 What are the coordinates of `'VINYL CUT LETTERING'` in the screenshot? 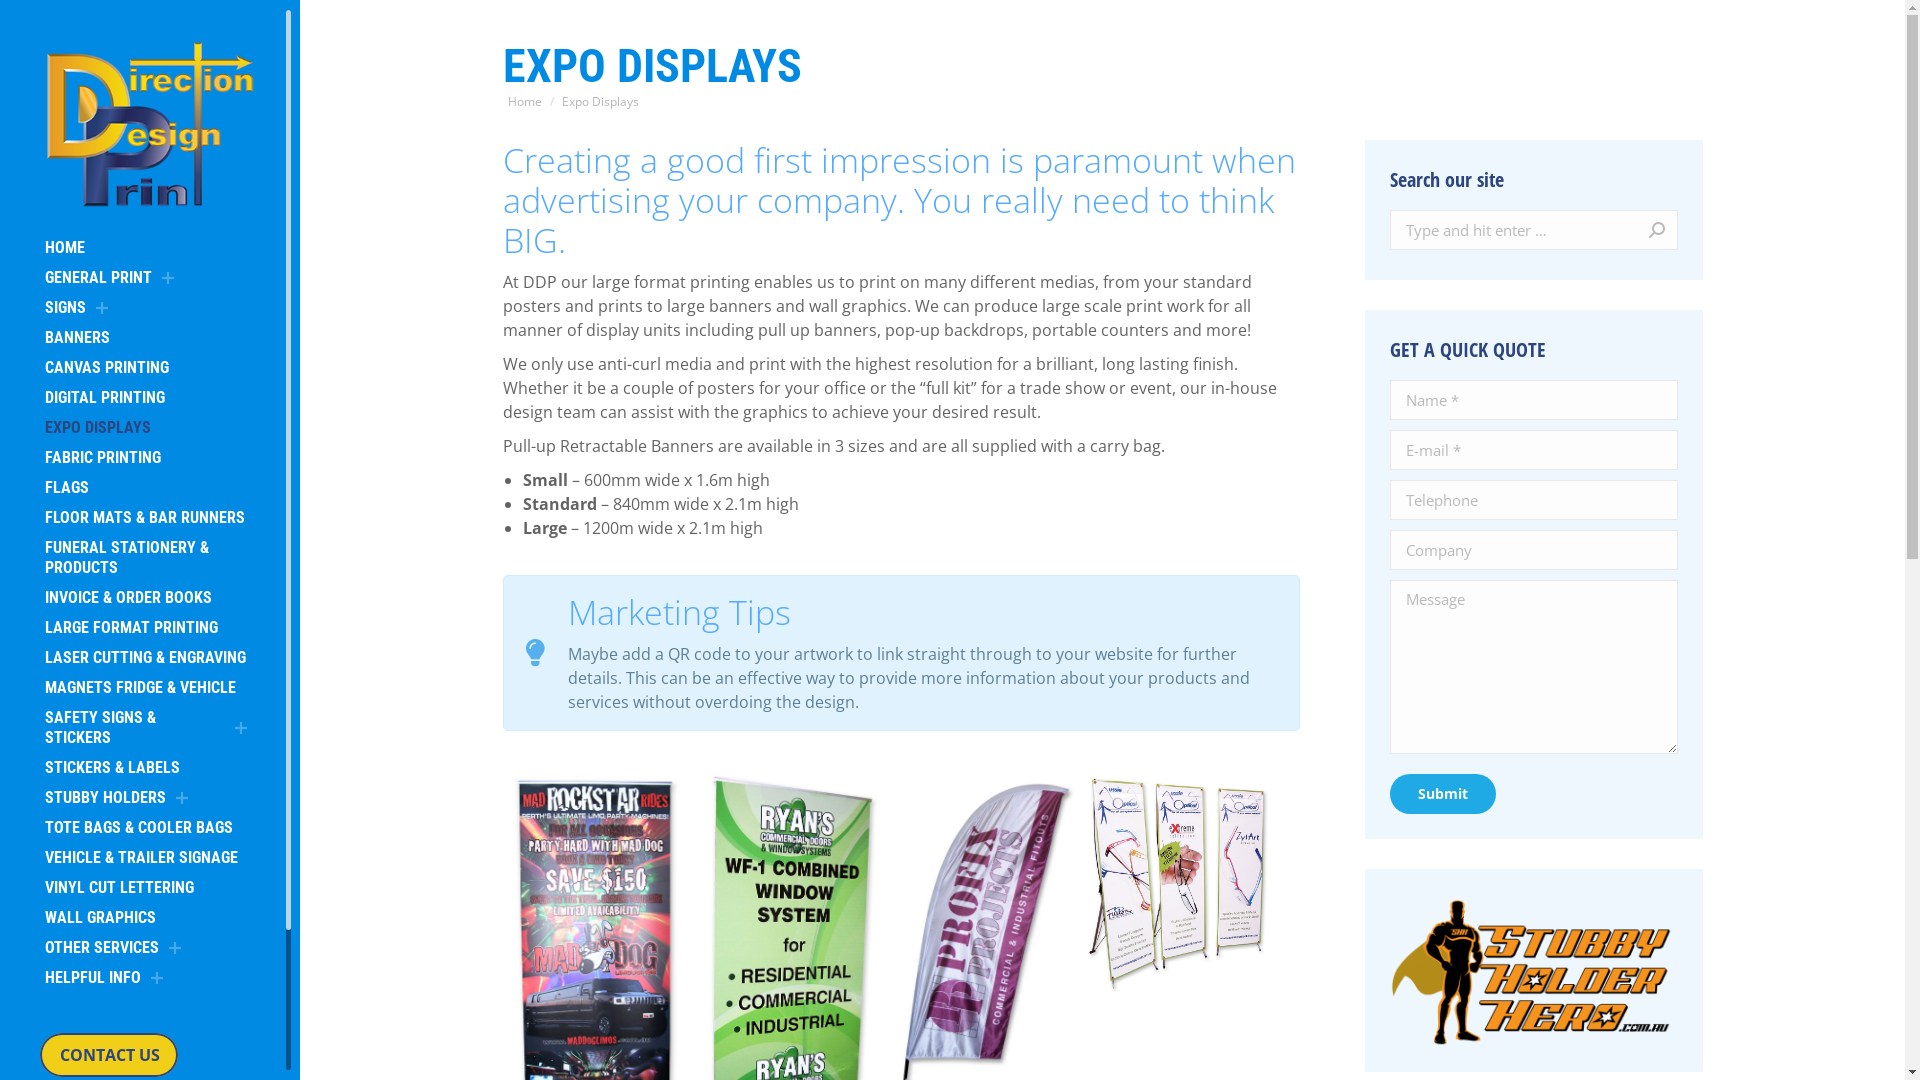 It's located at (118, 886).